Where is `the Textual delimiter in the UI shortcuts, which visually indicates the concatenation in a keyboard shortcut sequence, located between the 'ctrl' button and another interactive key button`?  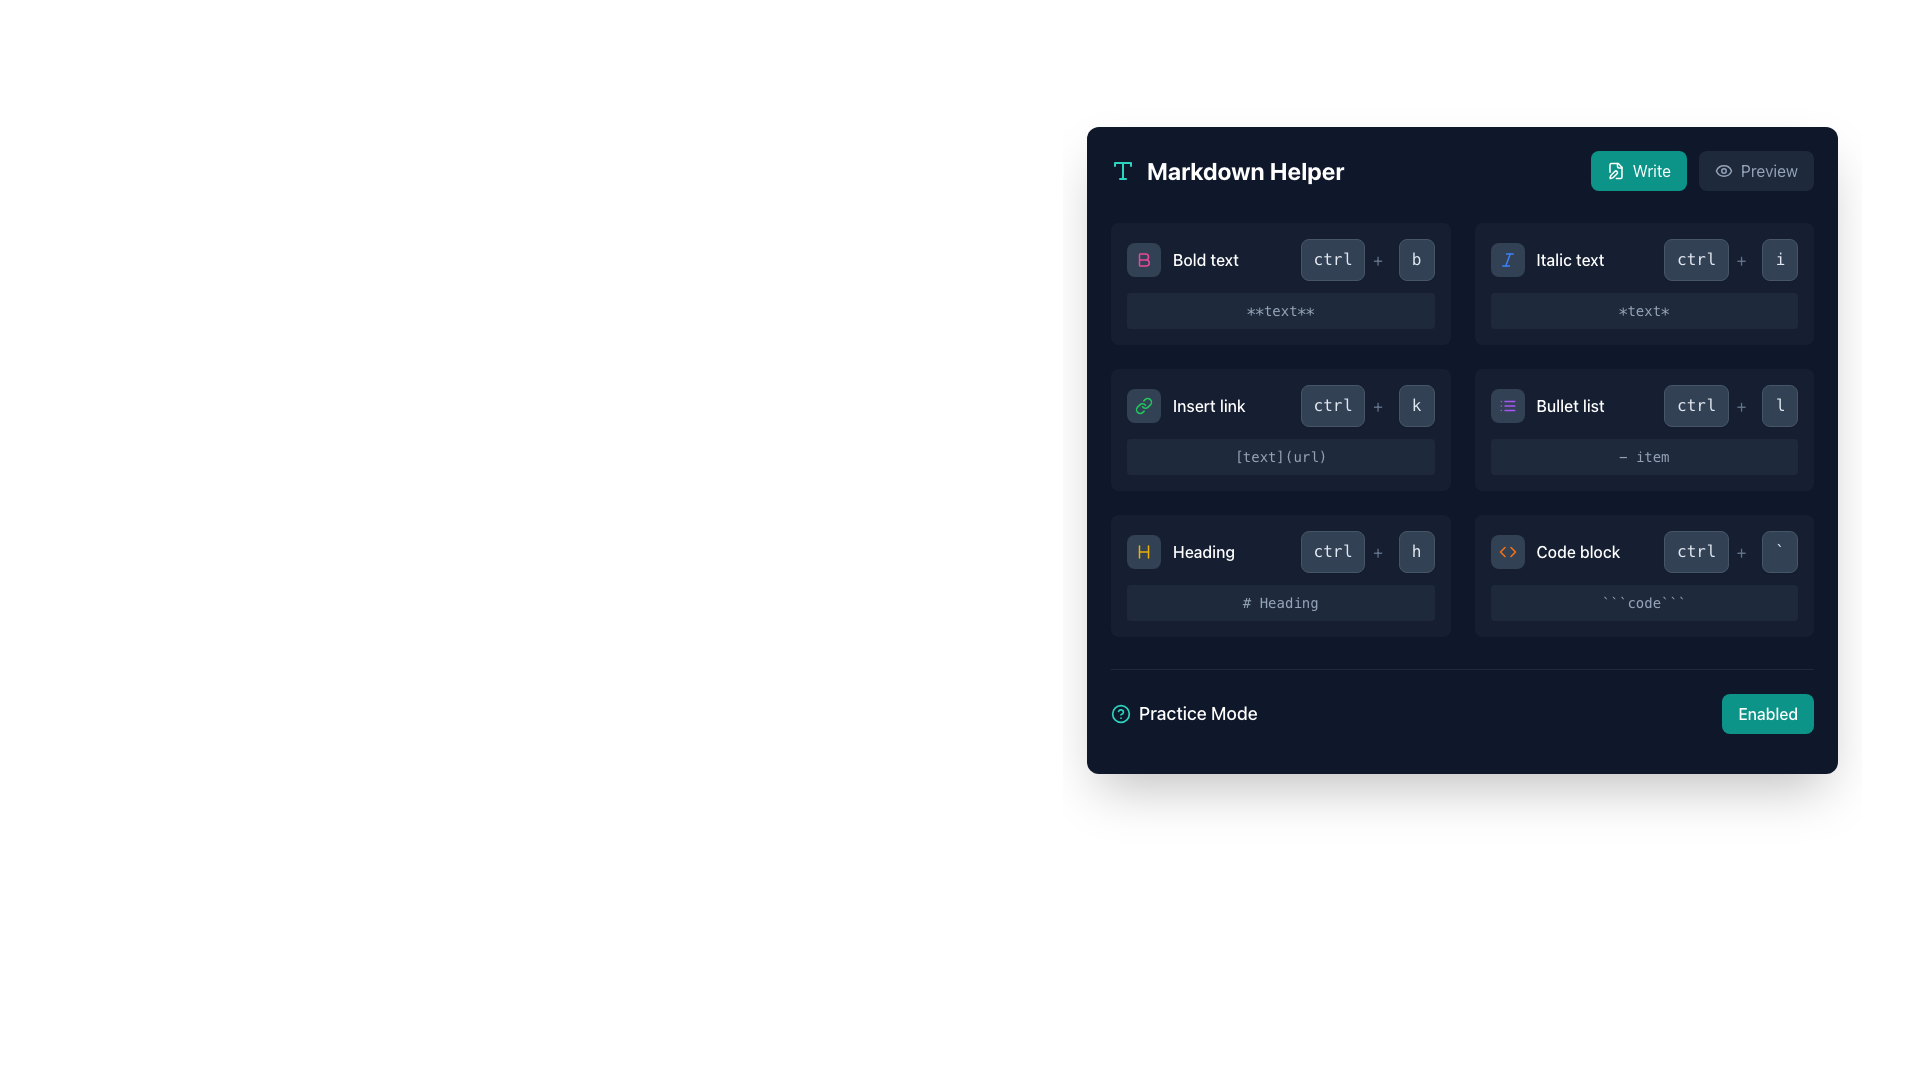
the Textual delimiter in the UI shortcuts, which visually indicates the concatenation in a keyboard shortcut sequence, located between the 'ctrl' button and another interactive key button is located at coordinates (1376, 405).